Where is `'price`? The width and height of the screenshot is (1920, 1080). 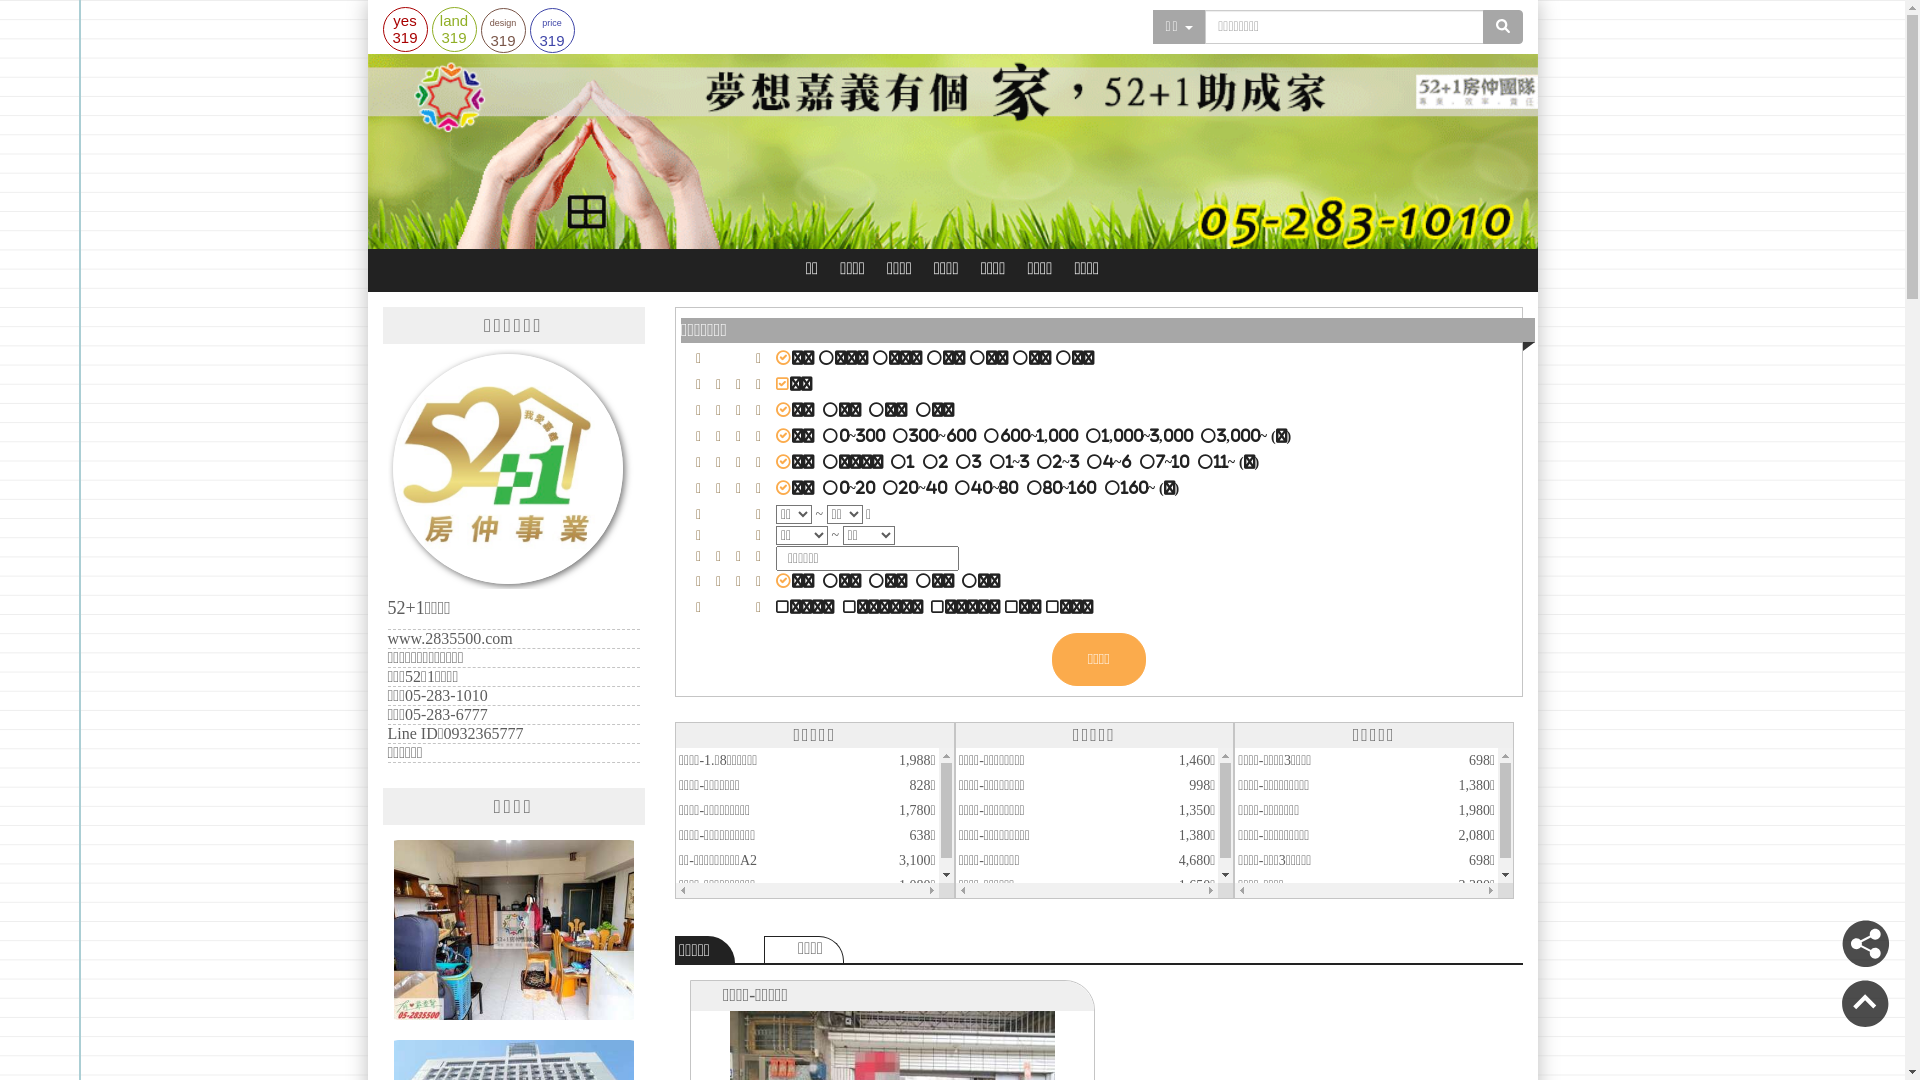 'price is located at coordinates (552, 30).